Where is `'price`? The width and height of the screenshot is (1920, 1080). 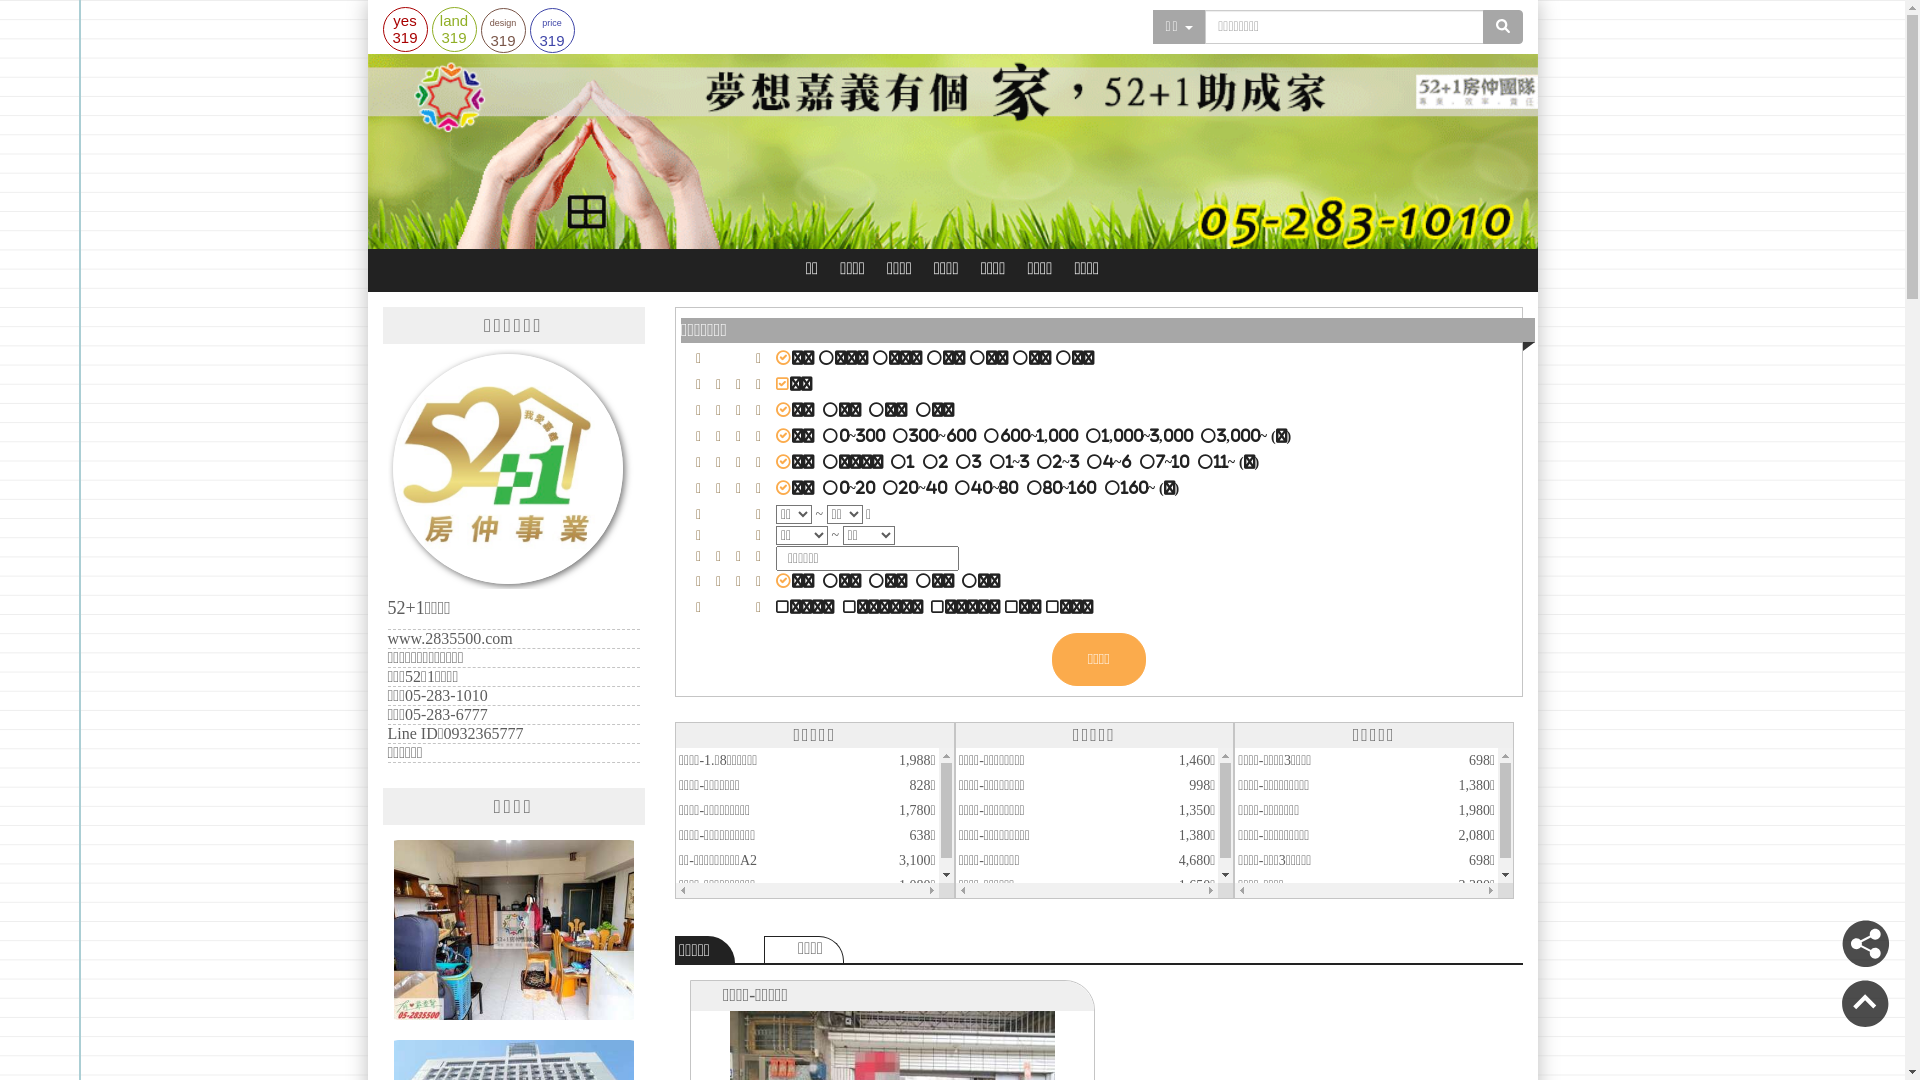 'price is located at coordinates (552, 30).